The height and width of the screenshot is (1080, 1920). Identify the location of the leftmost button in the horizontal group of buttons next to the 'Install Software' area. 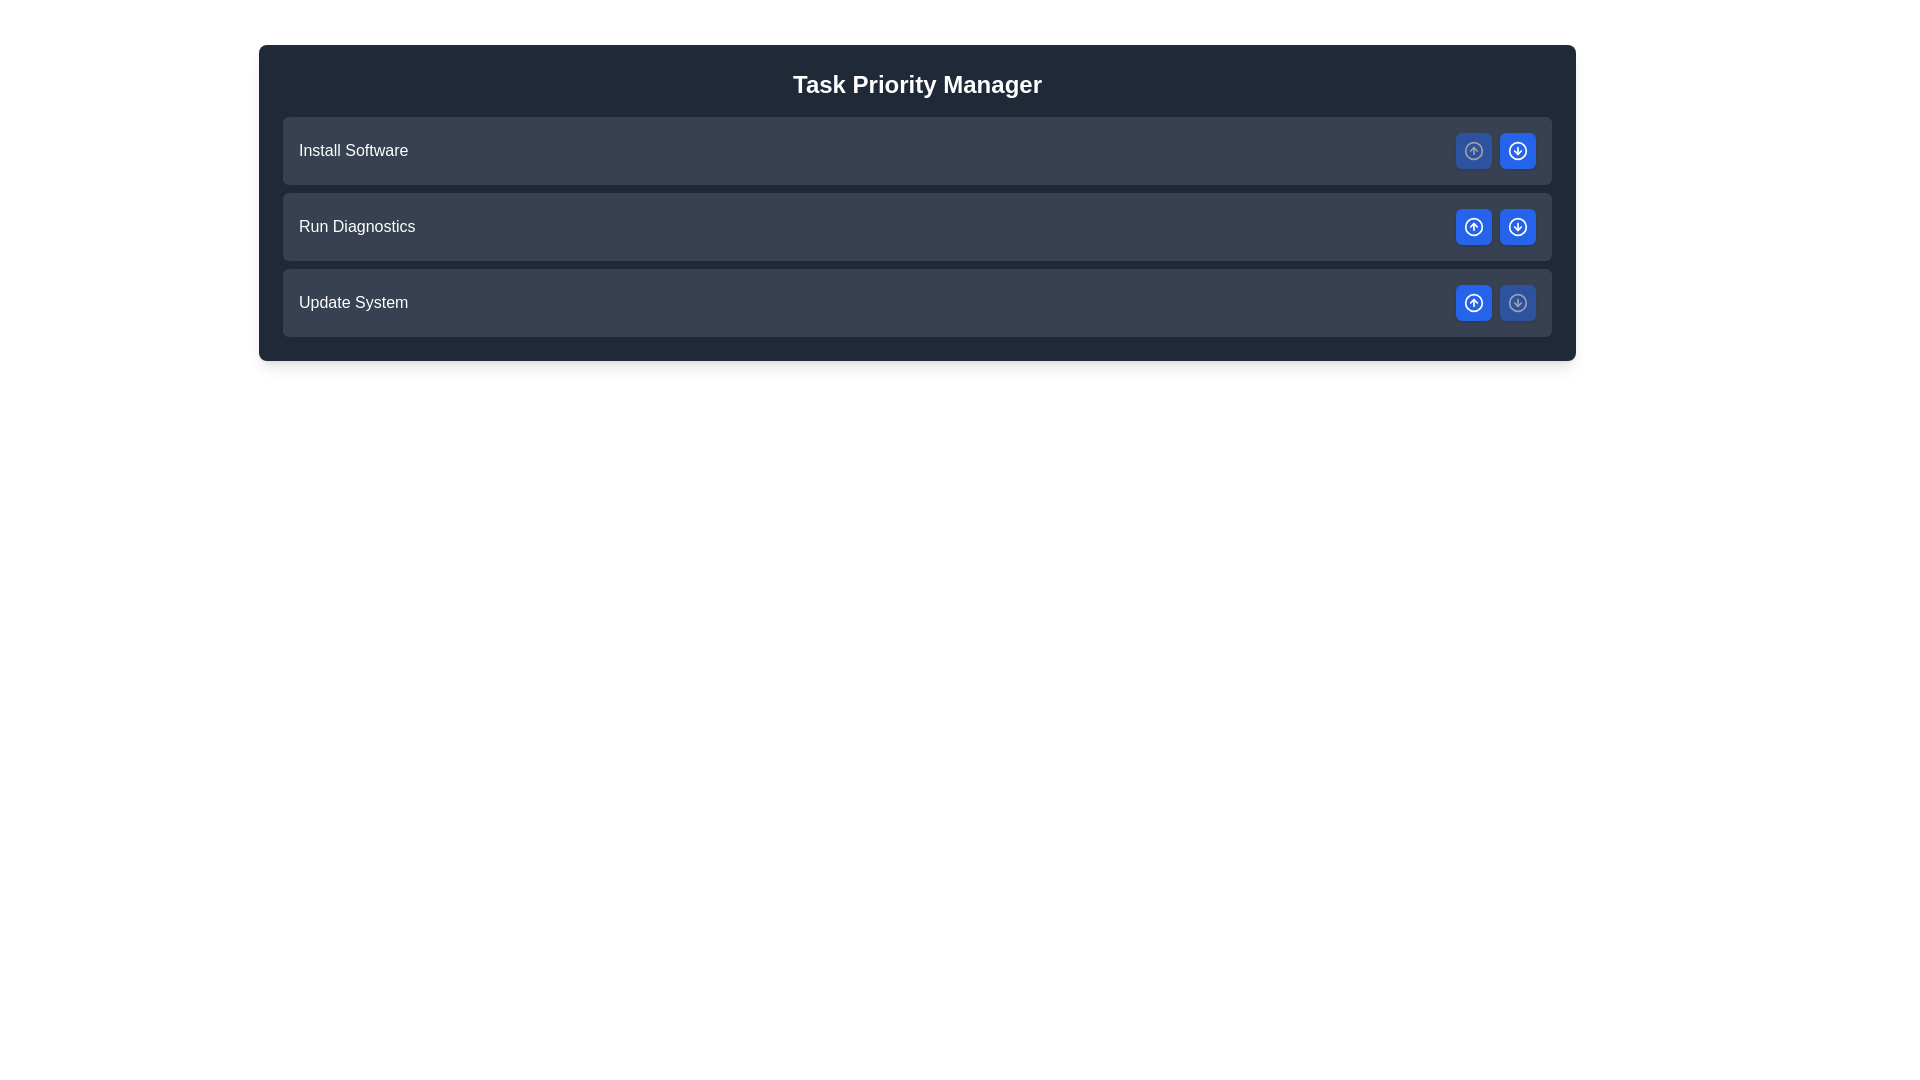
(1473, 149).